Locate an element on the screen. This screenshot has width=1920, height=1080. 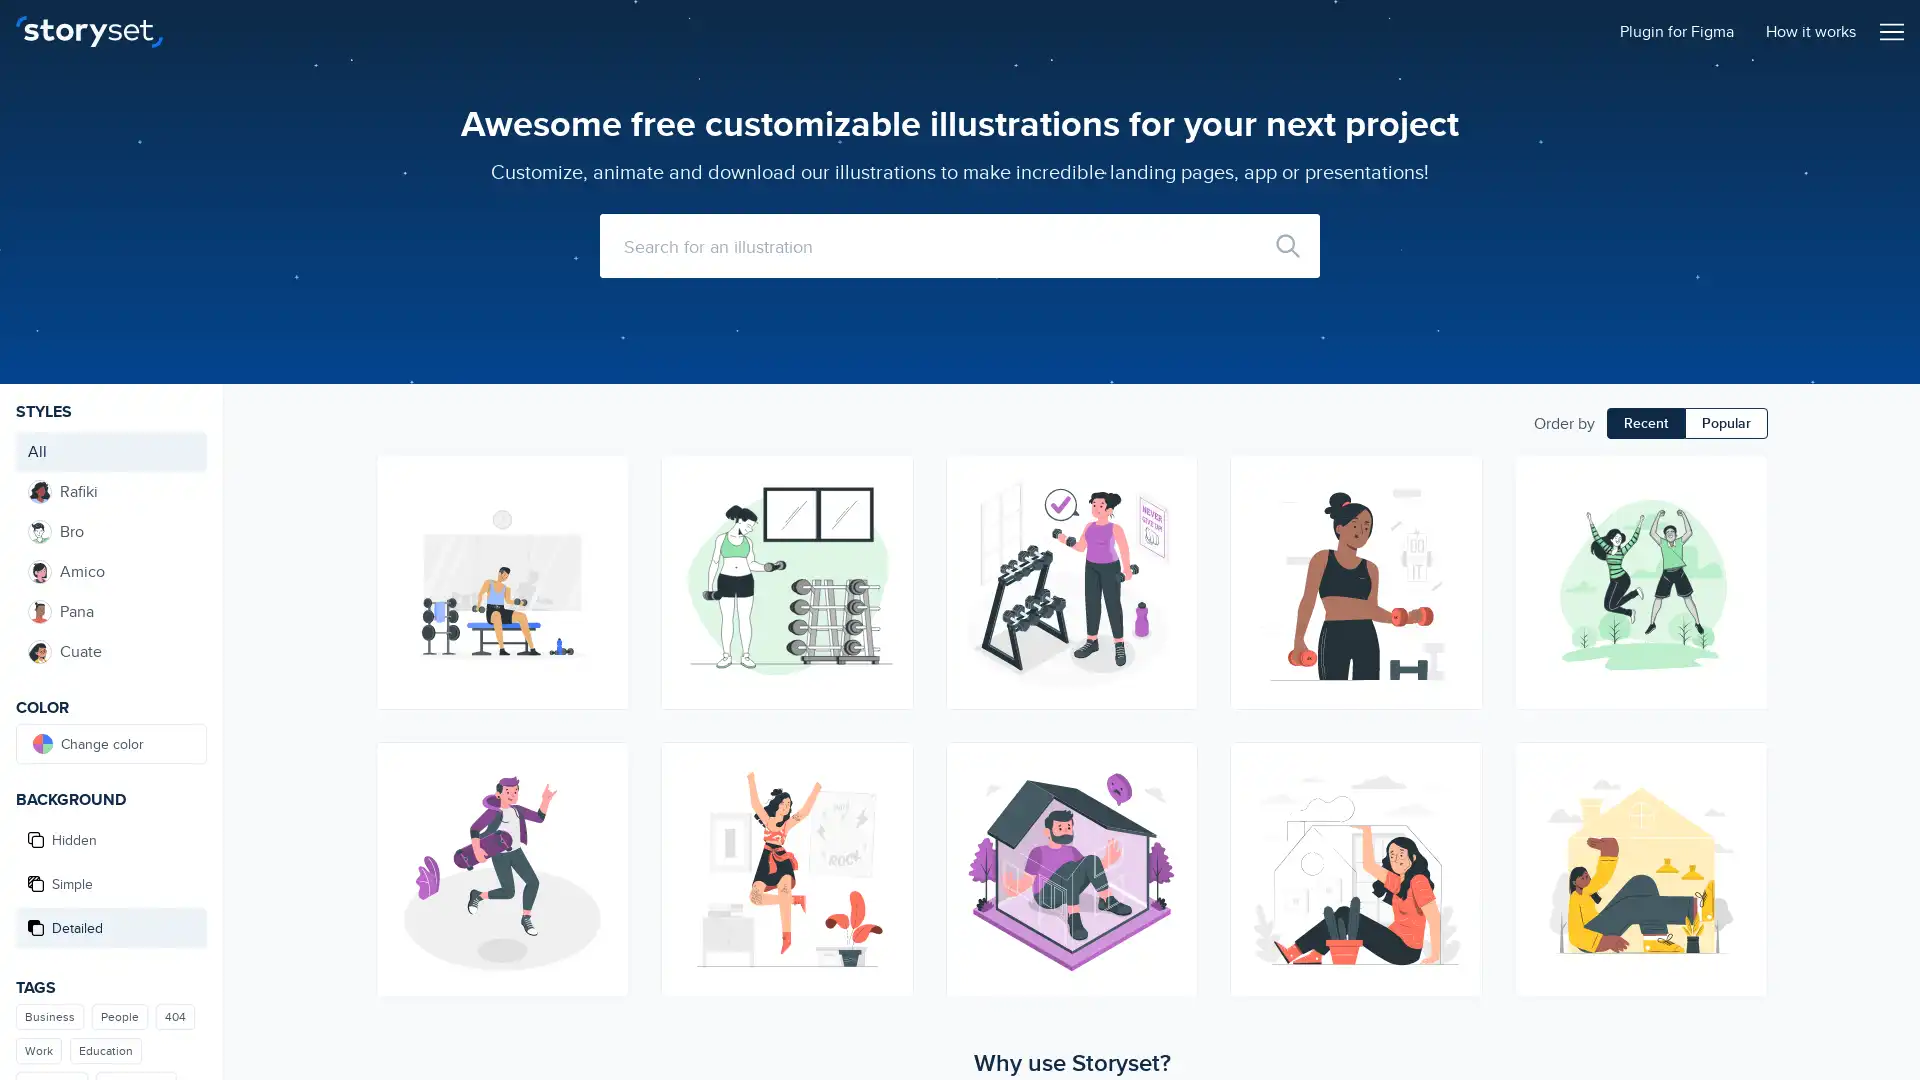
Pinterest icon Save is located at coordinates (1172, 837).